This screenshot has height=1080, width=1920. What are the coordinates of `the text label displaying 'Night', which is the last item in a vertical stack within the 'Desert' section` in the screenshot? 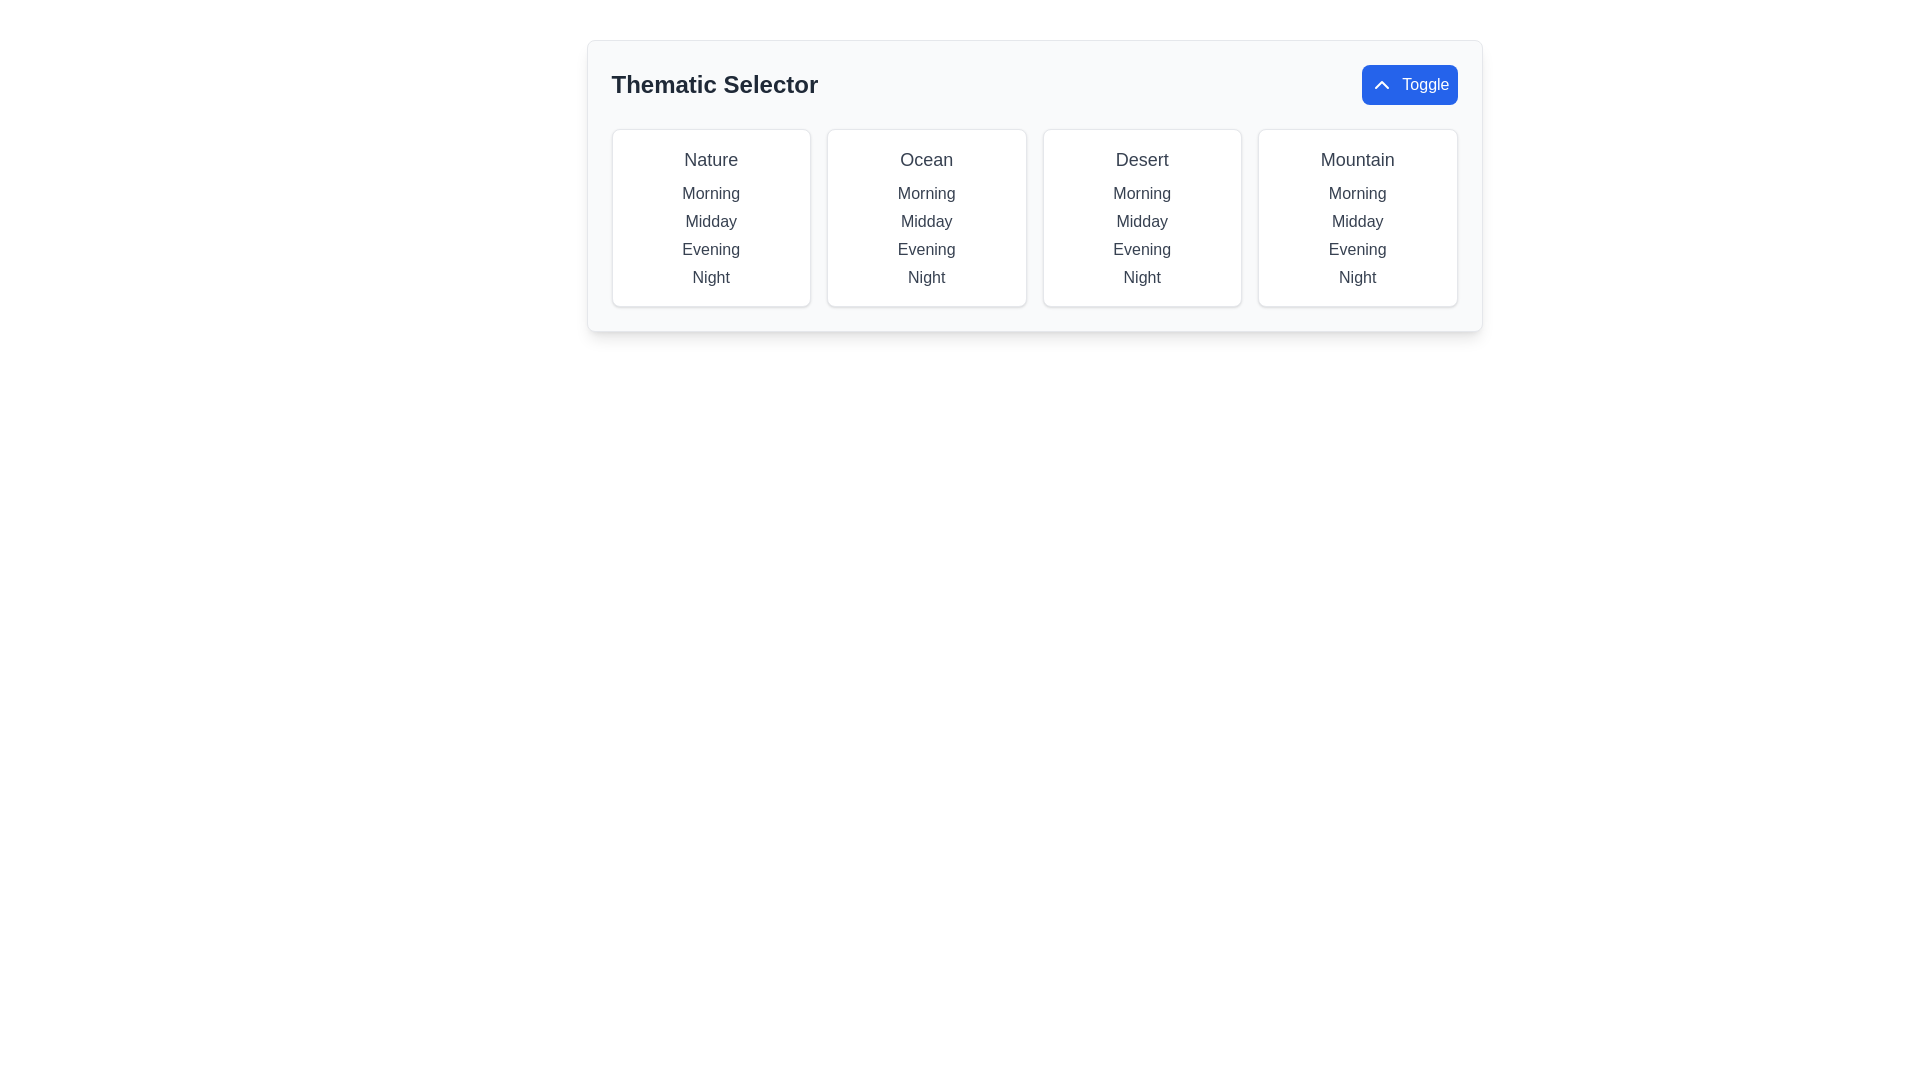 It's located at (1142, 277).